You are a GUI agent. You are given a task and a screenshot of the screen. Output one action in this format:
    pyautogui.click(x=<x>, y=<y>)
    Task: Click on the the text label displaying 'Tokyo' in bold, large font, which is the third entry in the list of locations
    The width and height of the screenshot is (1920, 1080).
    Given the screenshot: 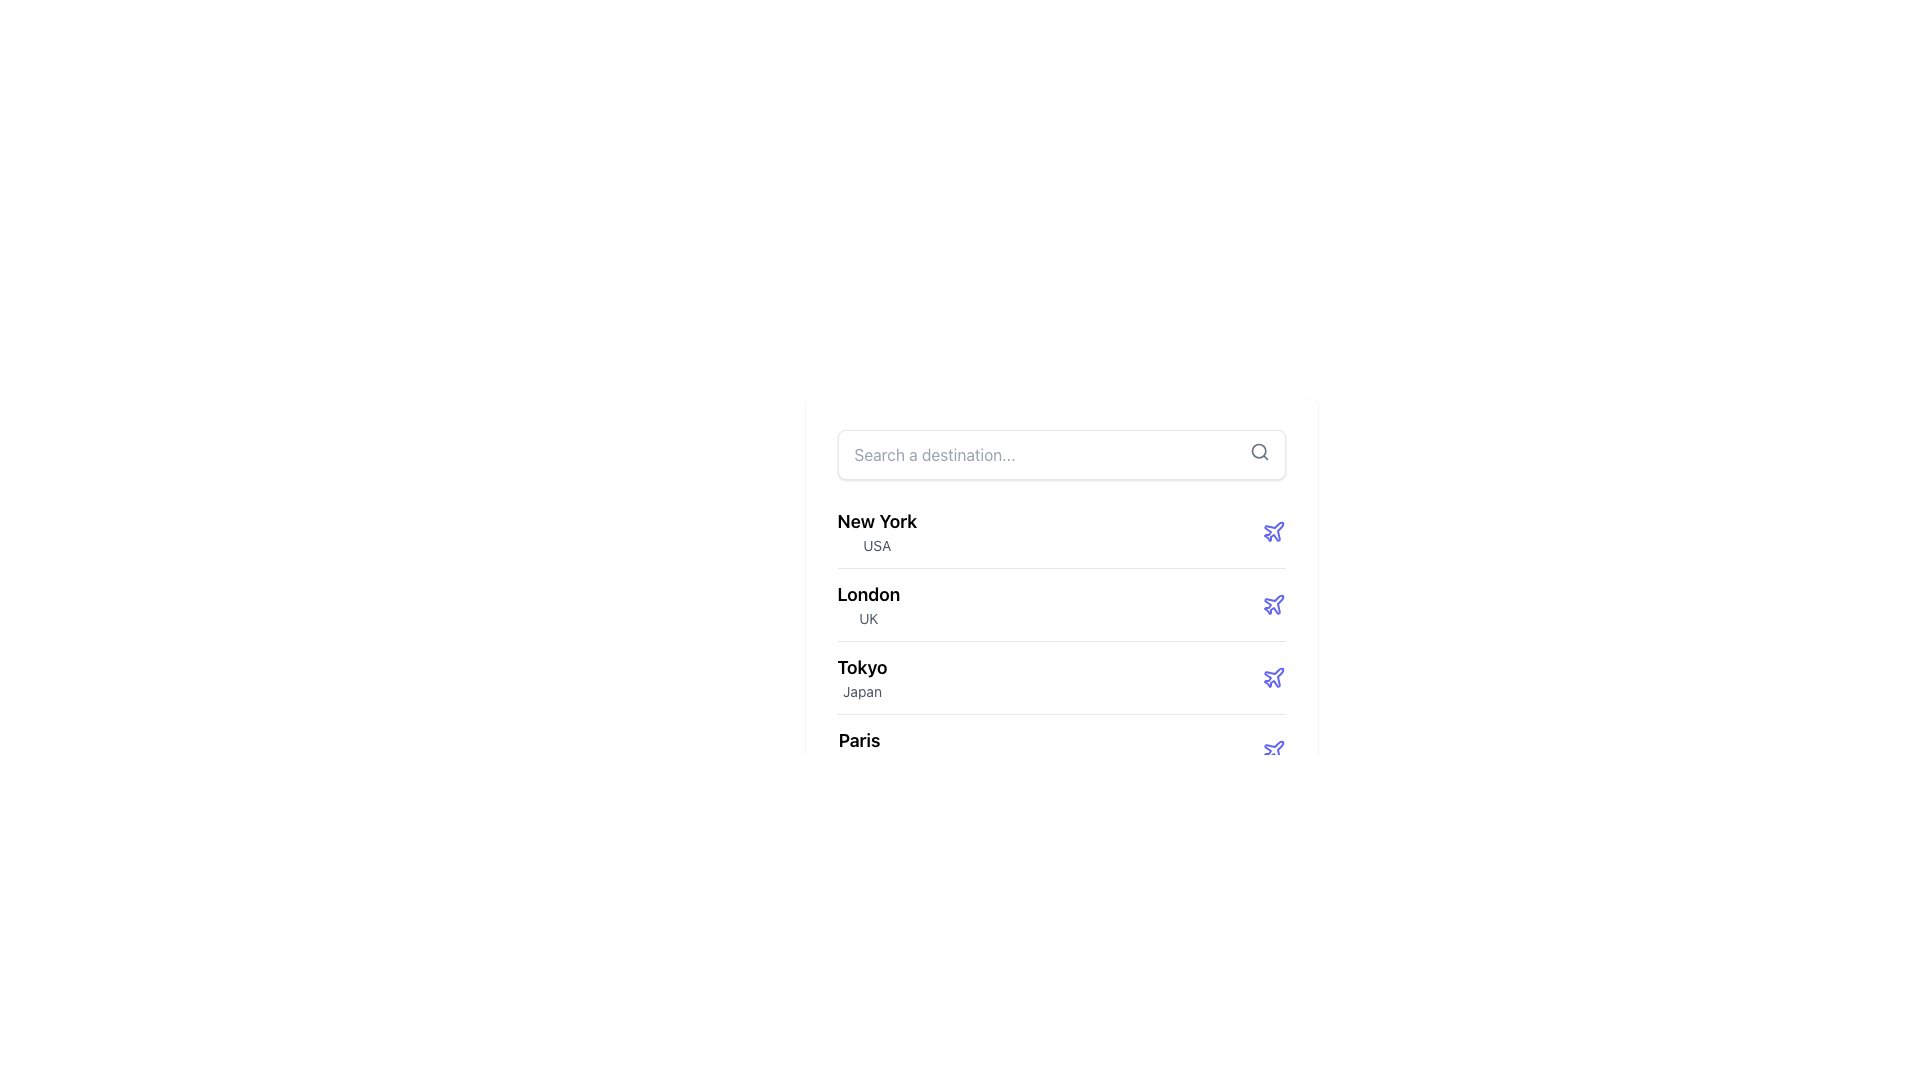 What is the action you would take?
    pyautogui.click(x=862, y=667)
    